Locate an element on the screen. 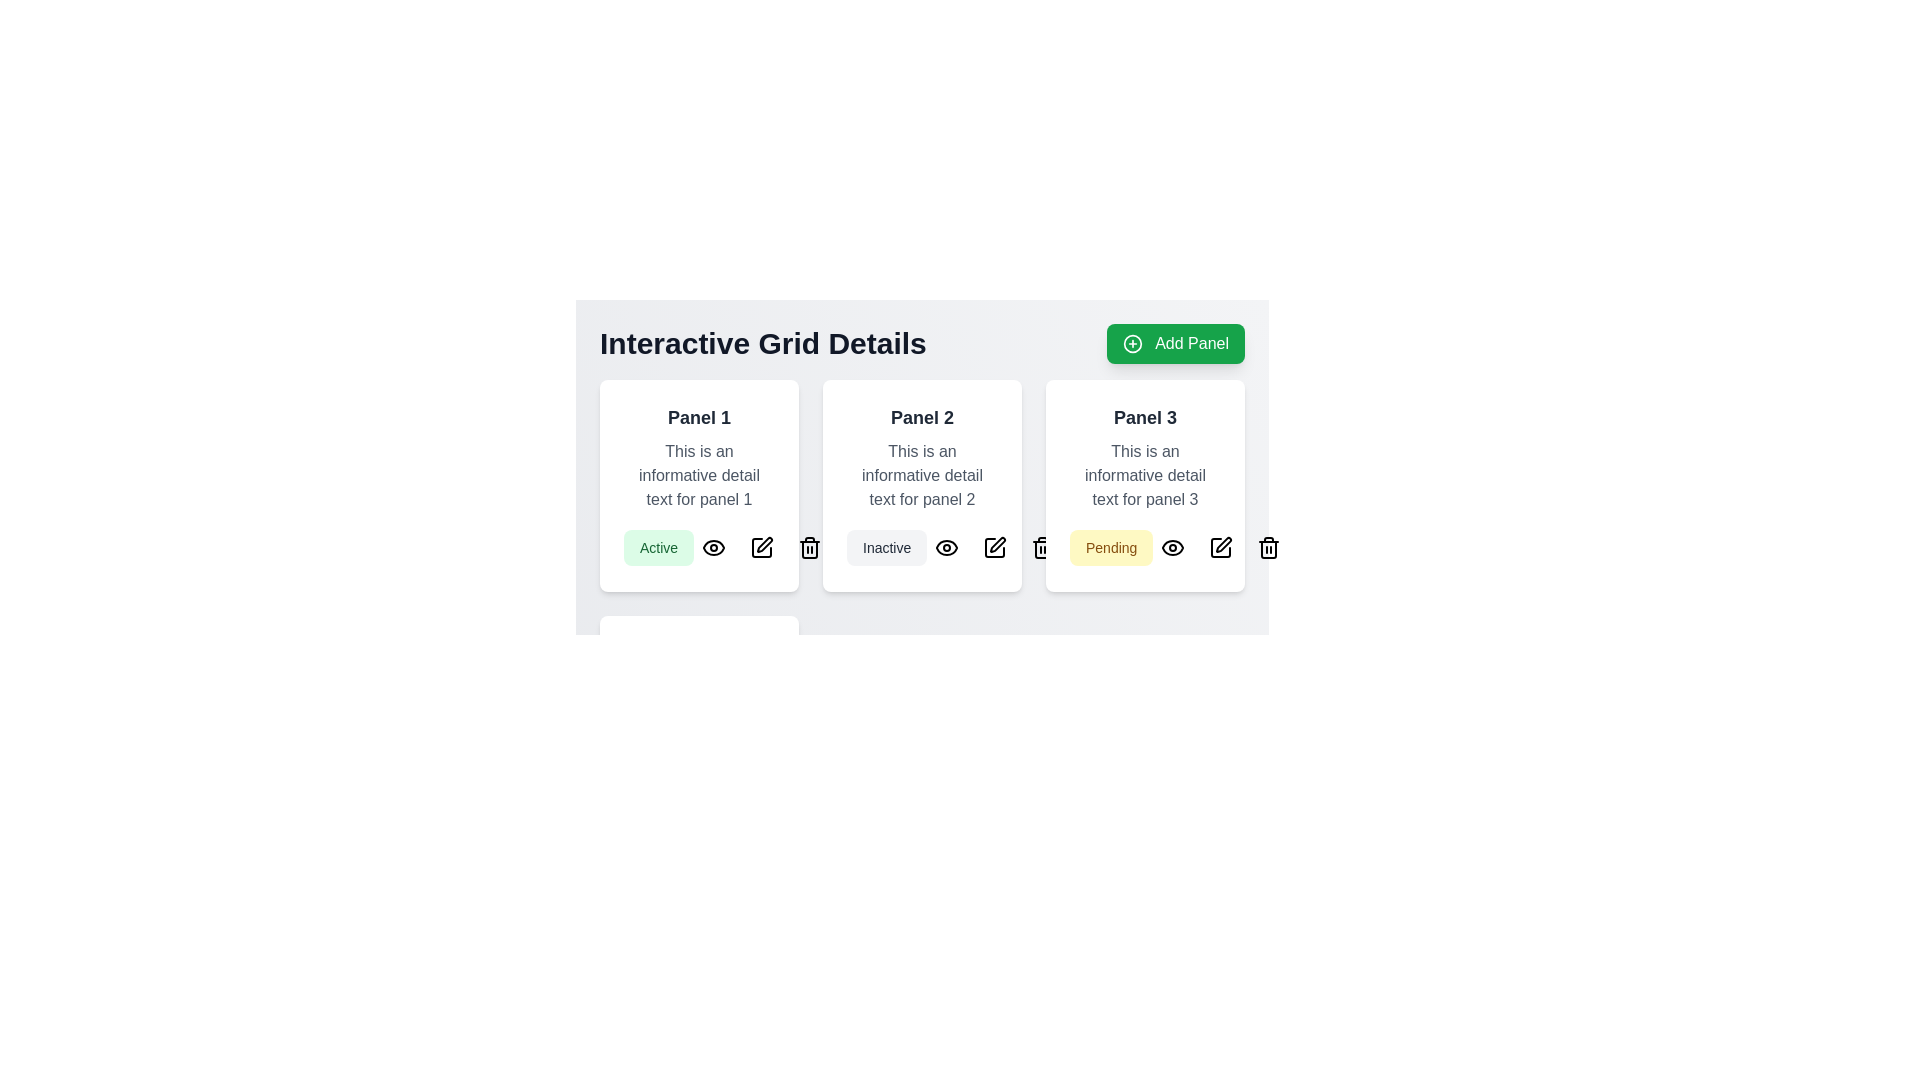 This screenshot has width=1920, height=1080. the trash bin icon located in the bottom-right corner of 'Panel 3' is located at coordinates (1268, 547).